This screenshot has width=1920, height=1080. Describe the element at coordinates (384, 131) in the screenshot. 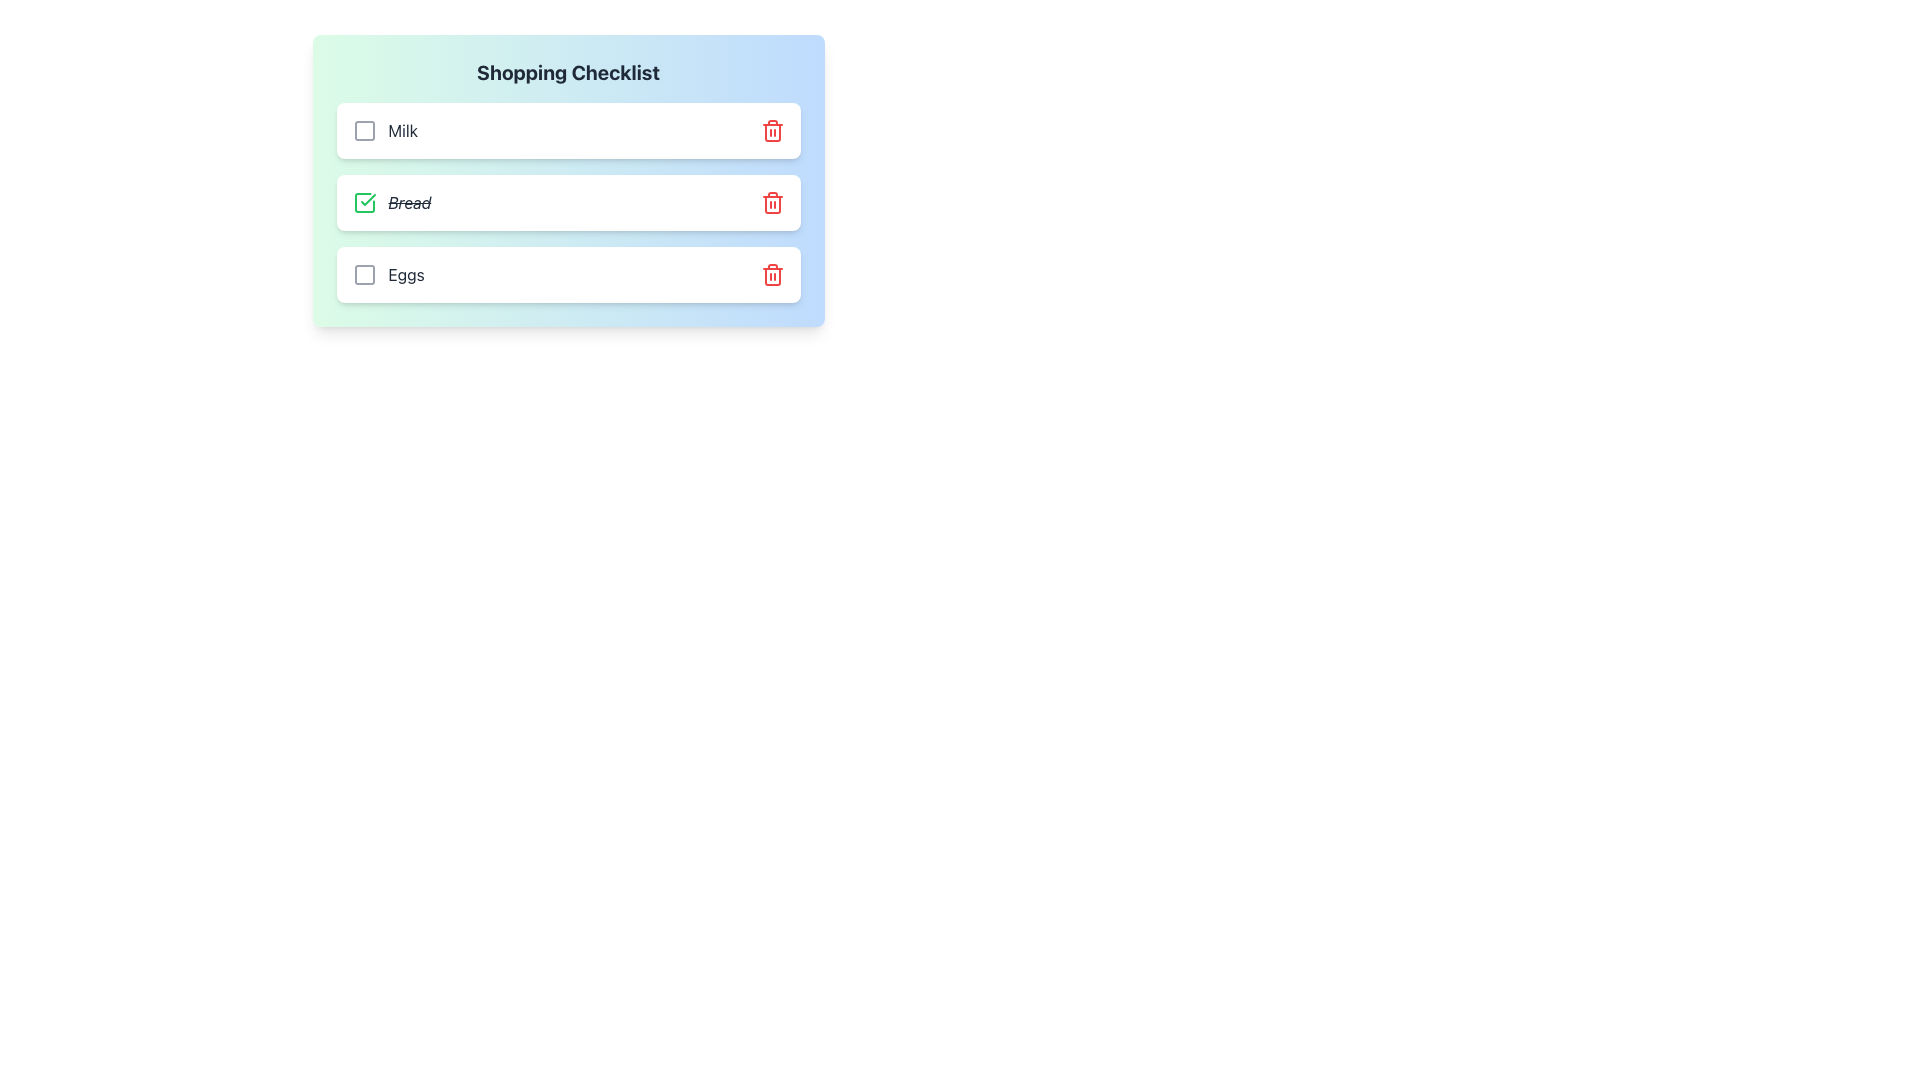

I see `the 'Milk' checkbox item in the shopping checklist to mark it as completed or selected` at that location.